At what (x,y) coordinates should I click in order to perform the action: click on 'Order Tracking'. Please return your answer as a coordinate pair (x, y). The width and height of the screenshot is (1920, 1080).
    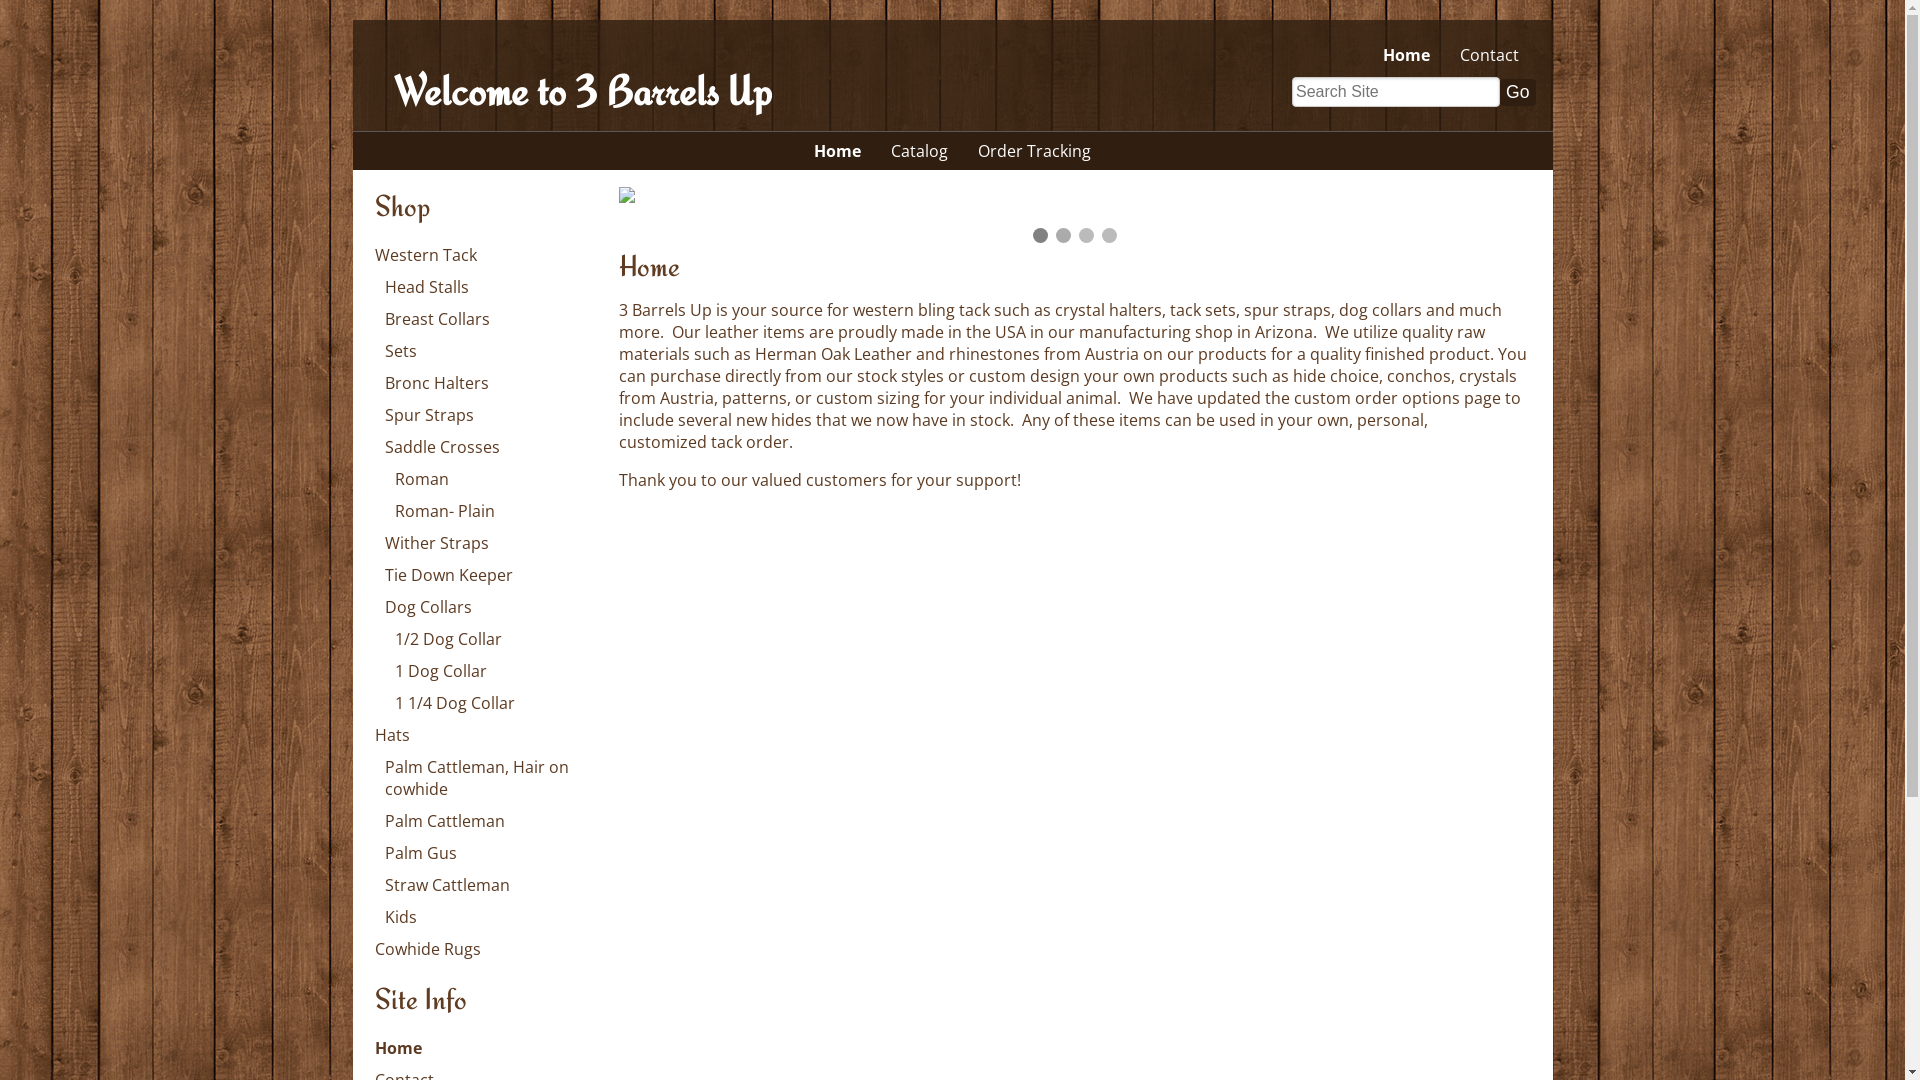
    Looking at the image, I should click on (1034, 149).